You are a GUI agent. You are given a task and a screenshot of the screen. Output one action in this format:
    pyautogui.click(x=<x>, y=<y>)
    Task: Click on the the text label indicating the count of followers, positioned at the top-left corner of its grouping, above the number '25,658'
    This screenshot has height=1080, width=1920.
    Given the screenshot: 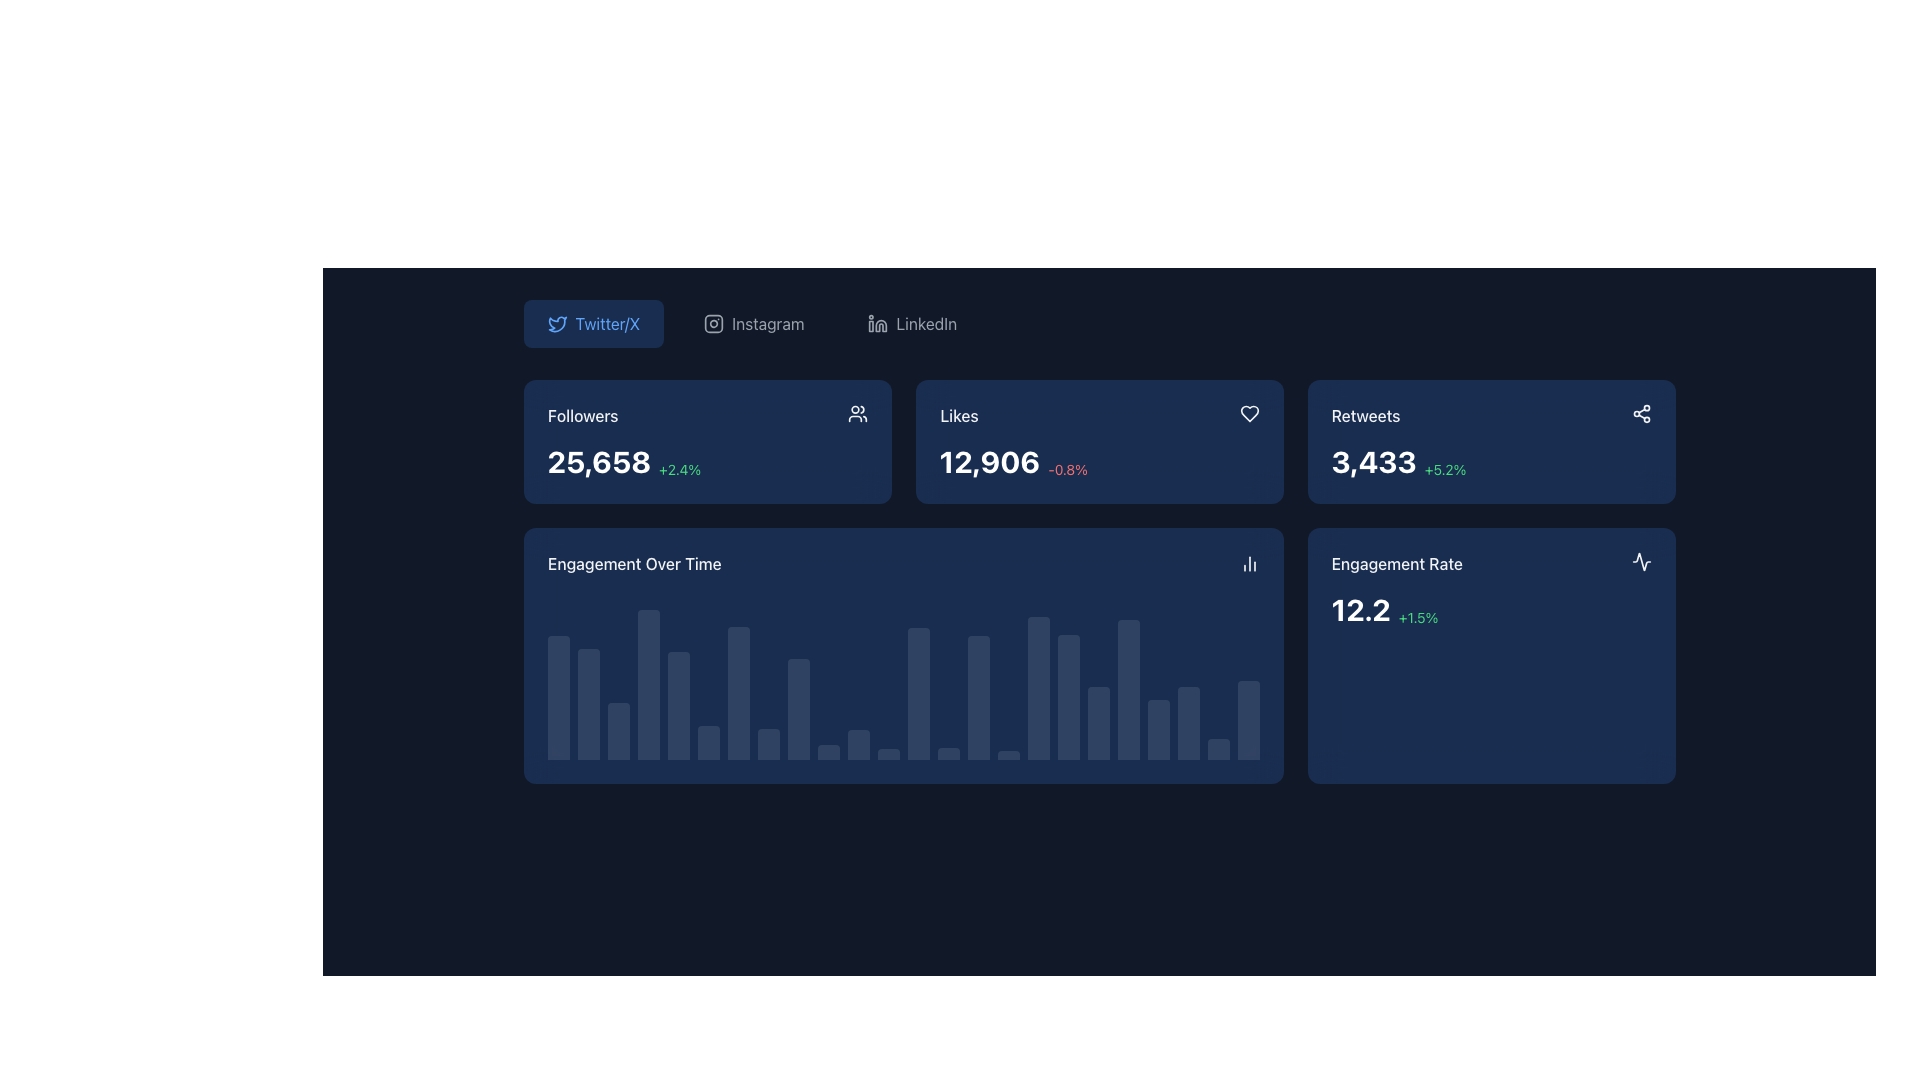 What is the action you would take?
    pyautogui.click(x=581, y=415)
    